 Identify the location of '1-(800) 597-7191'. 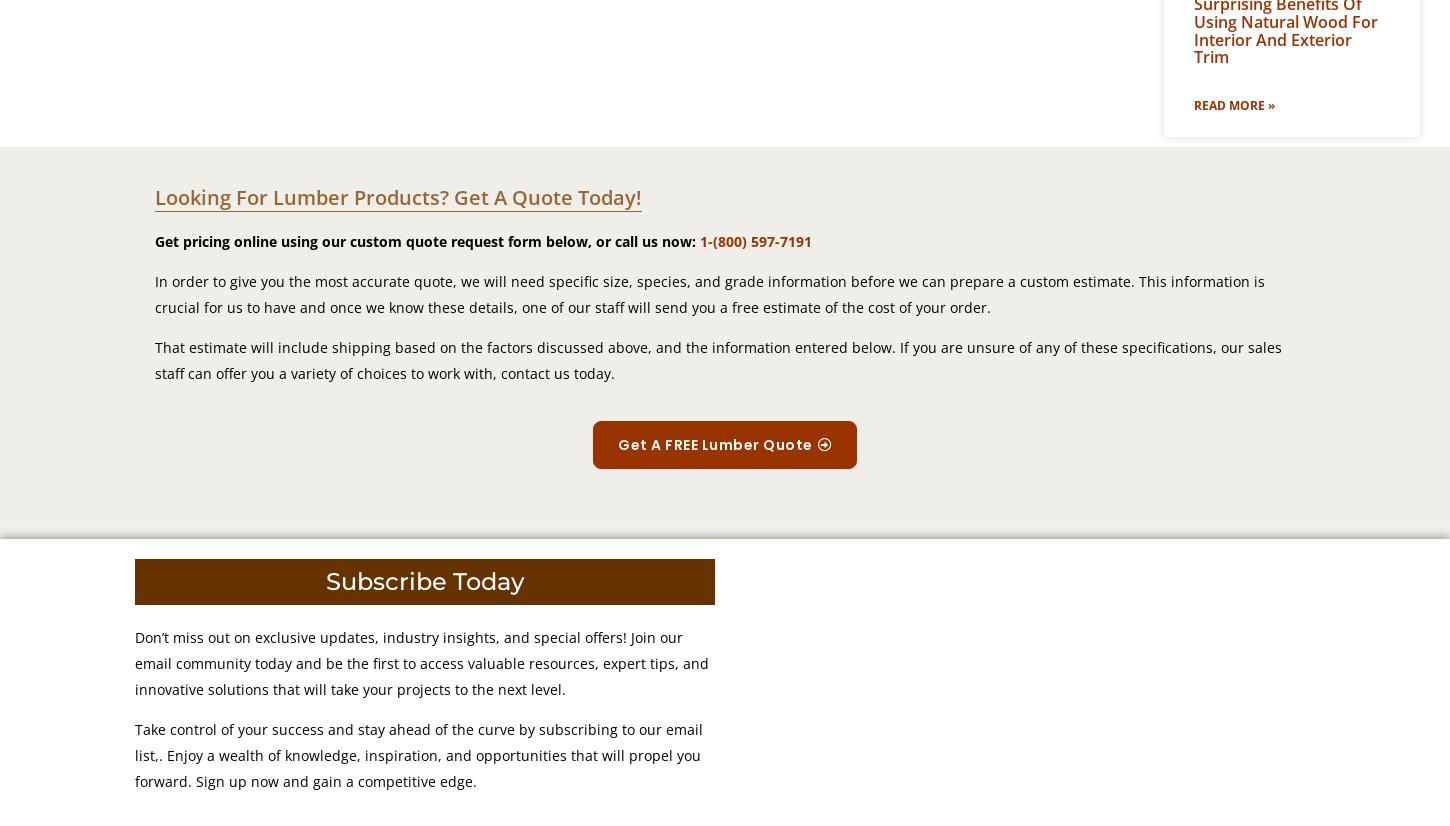
(756, 241).